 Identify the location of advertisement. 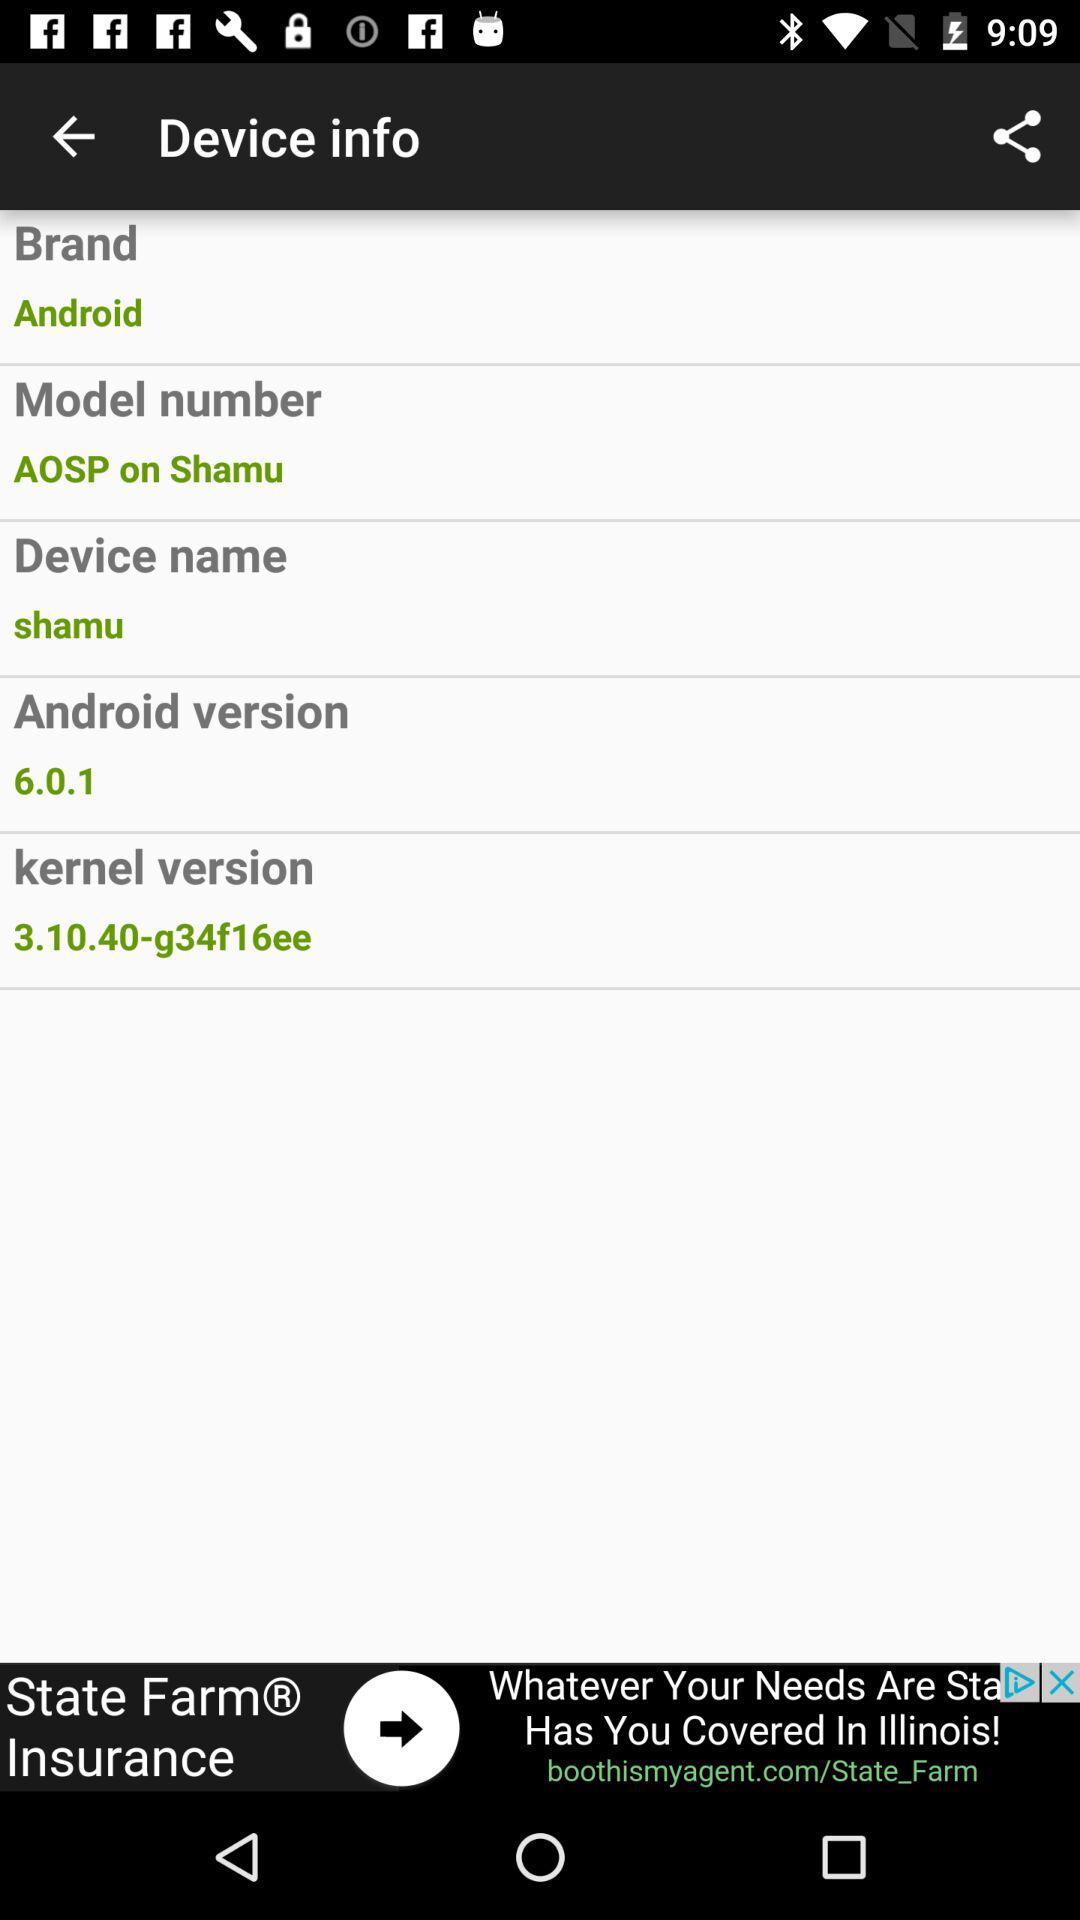
(540, 1727).